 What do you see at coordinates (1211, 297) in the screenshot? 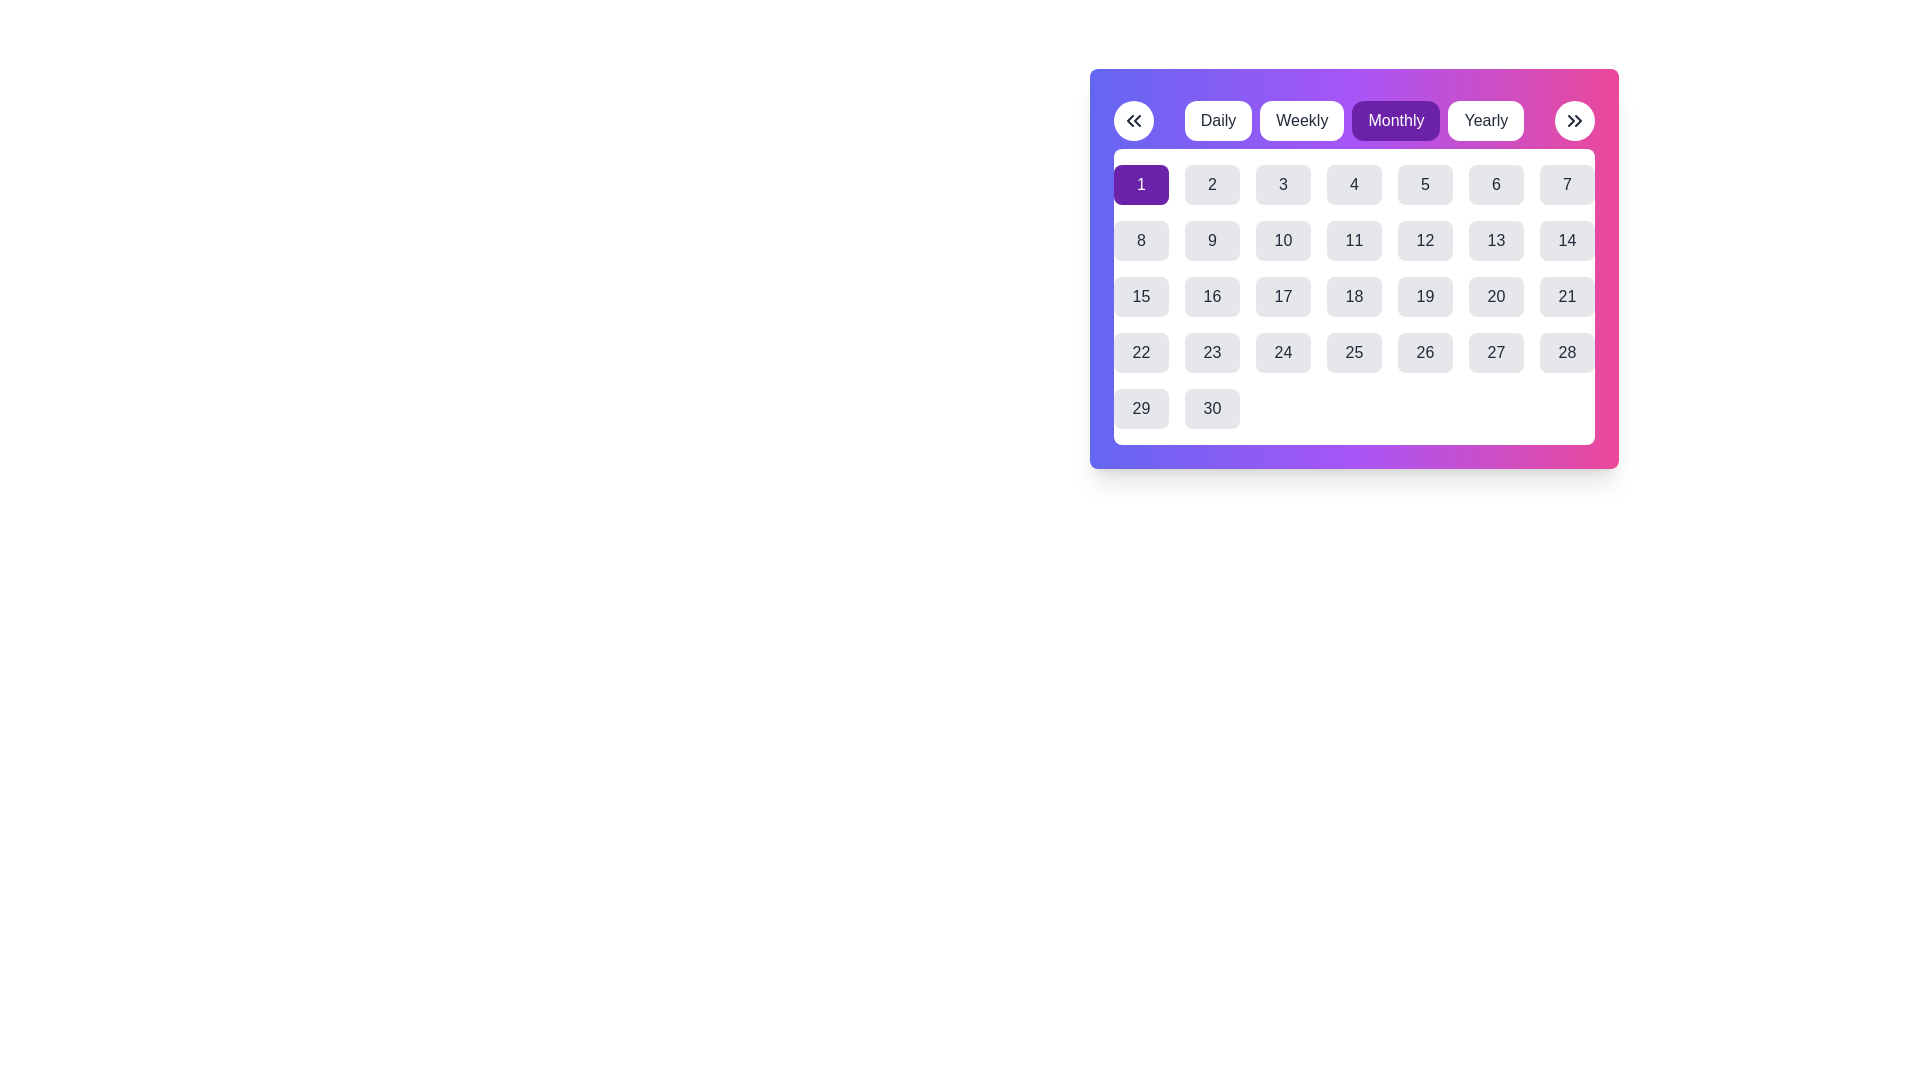
I see `the date selection button labeled '16' in the calendar grid` at bounding box center [1211, 297].